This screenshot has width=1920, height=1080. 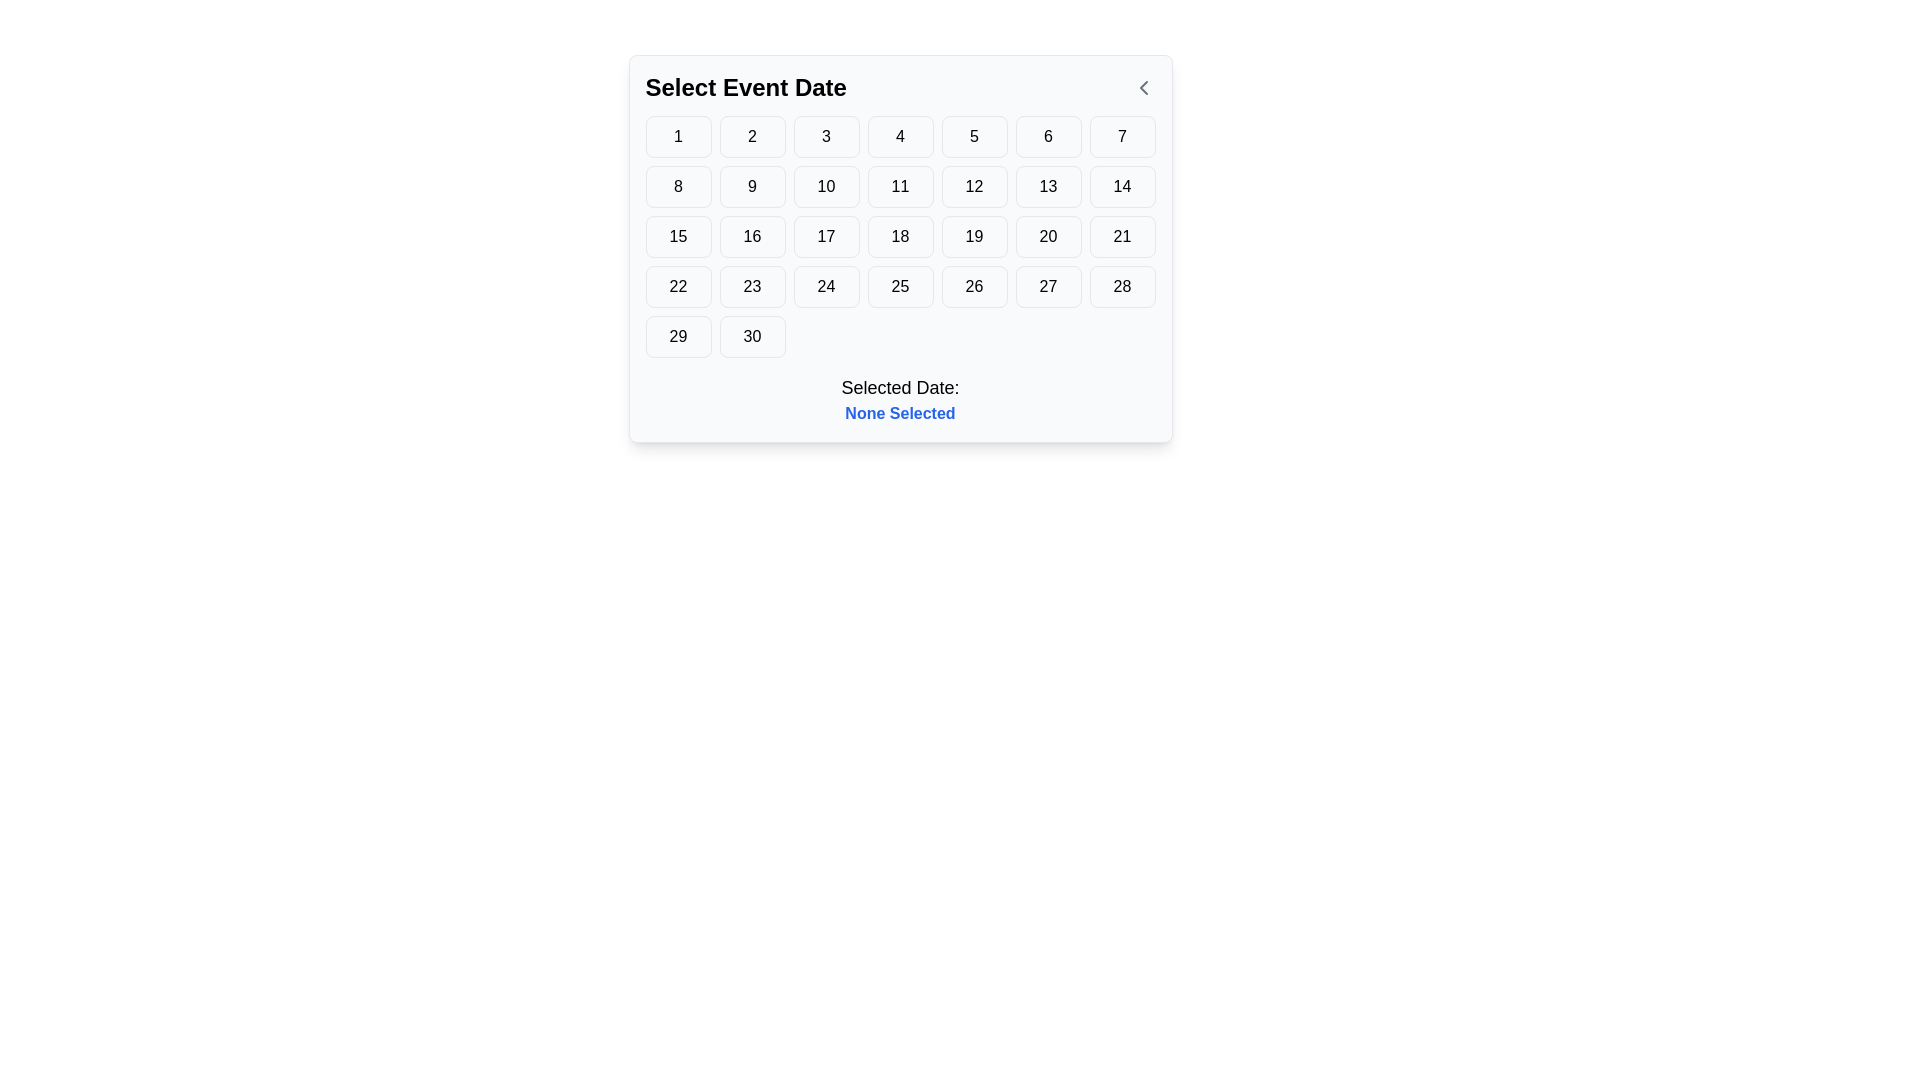 What do you see at coordinates (678, 286) in the screenshot?
I see `the button representing the date number '22' in the calendar-like date selection interface` at bounding box center [678, 286].